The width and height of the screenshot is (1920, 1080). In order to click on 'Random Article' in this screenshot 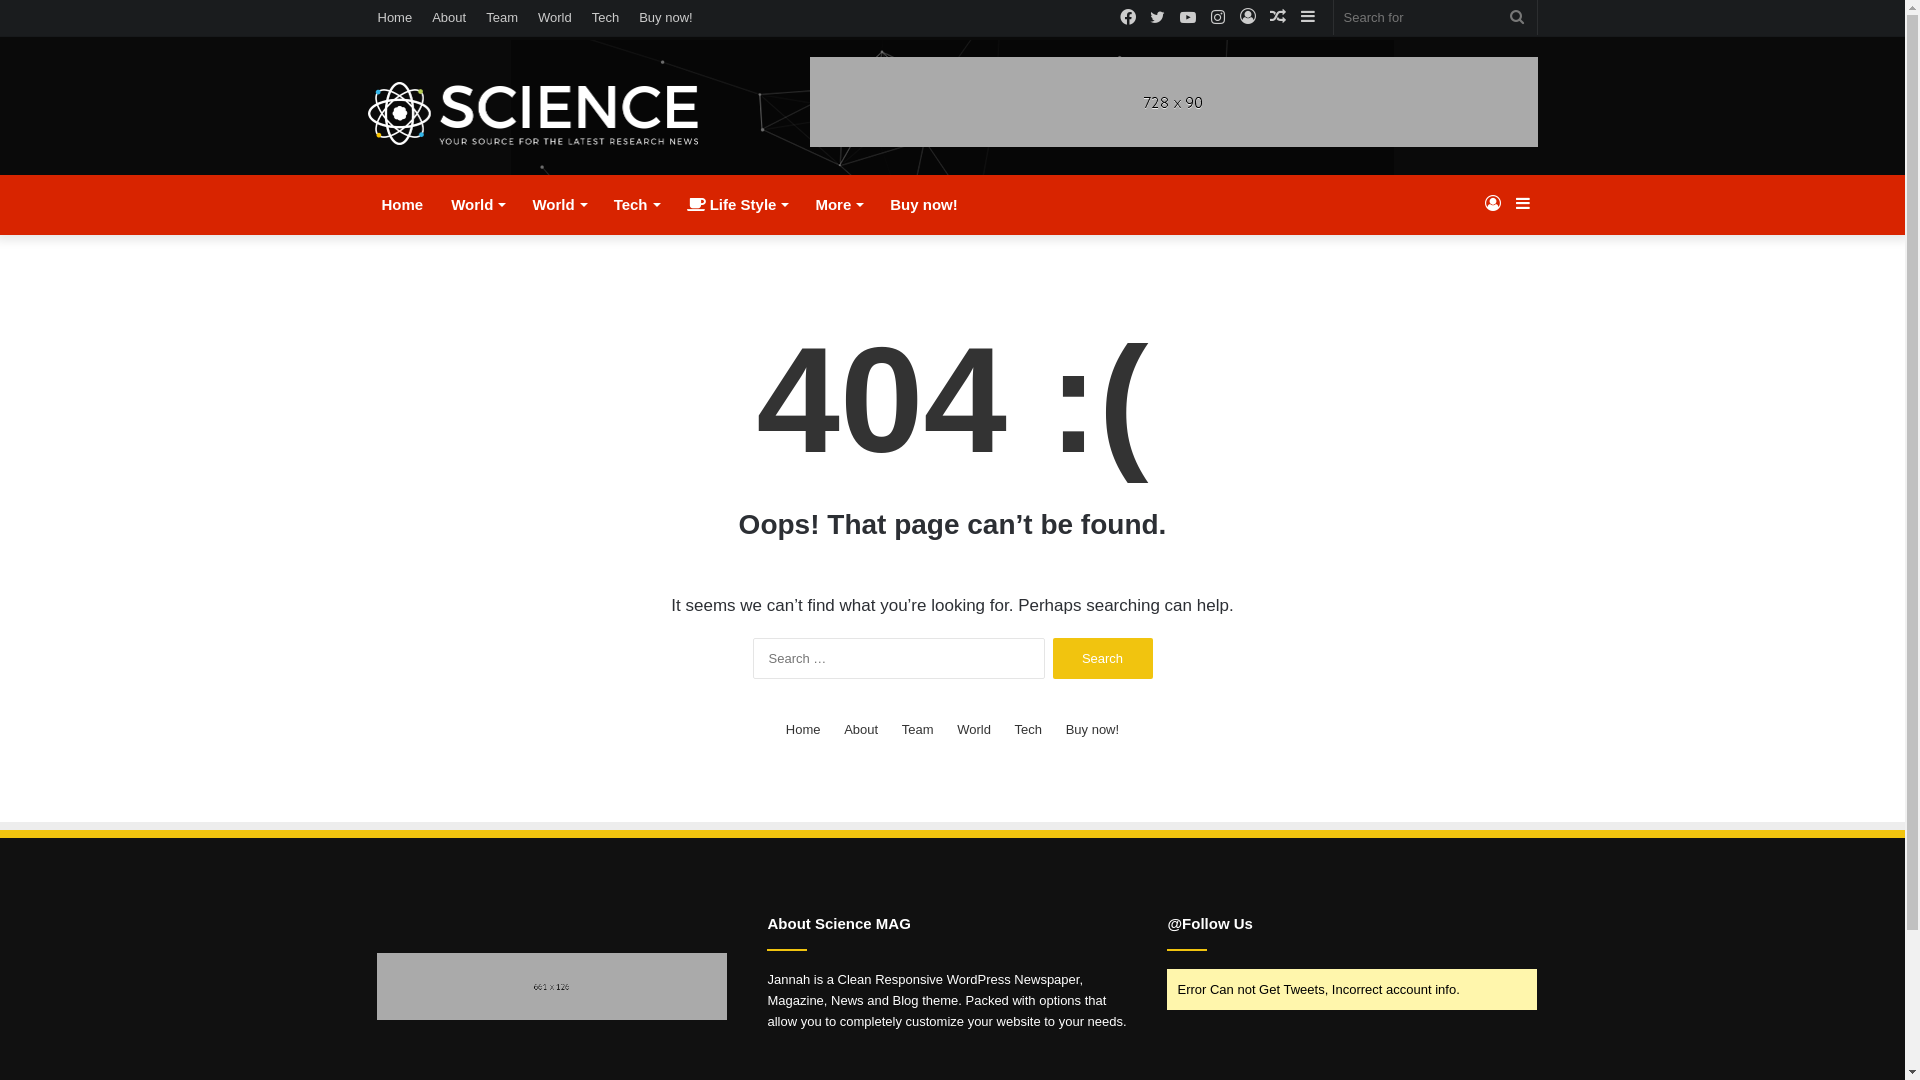, I will do `click(1276, 17)`.